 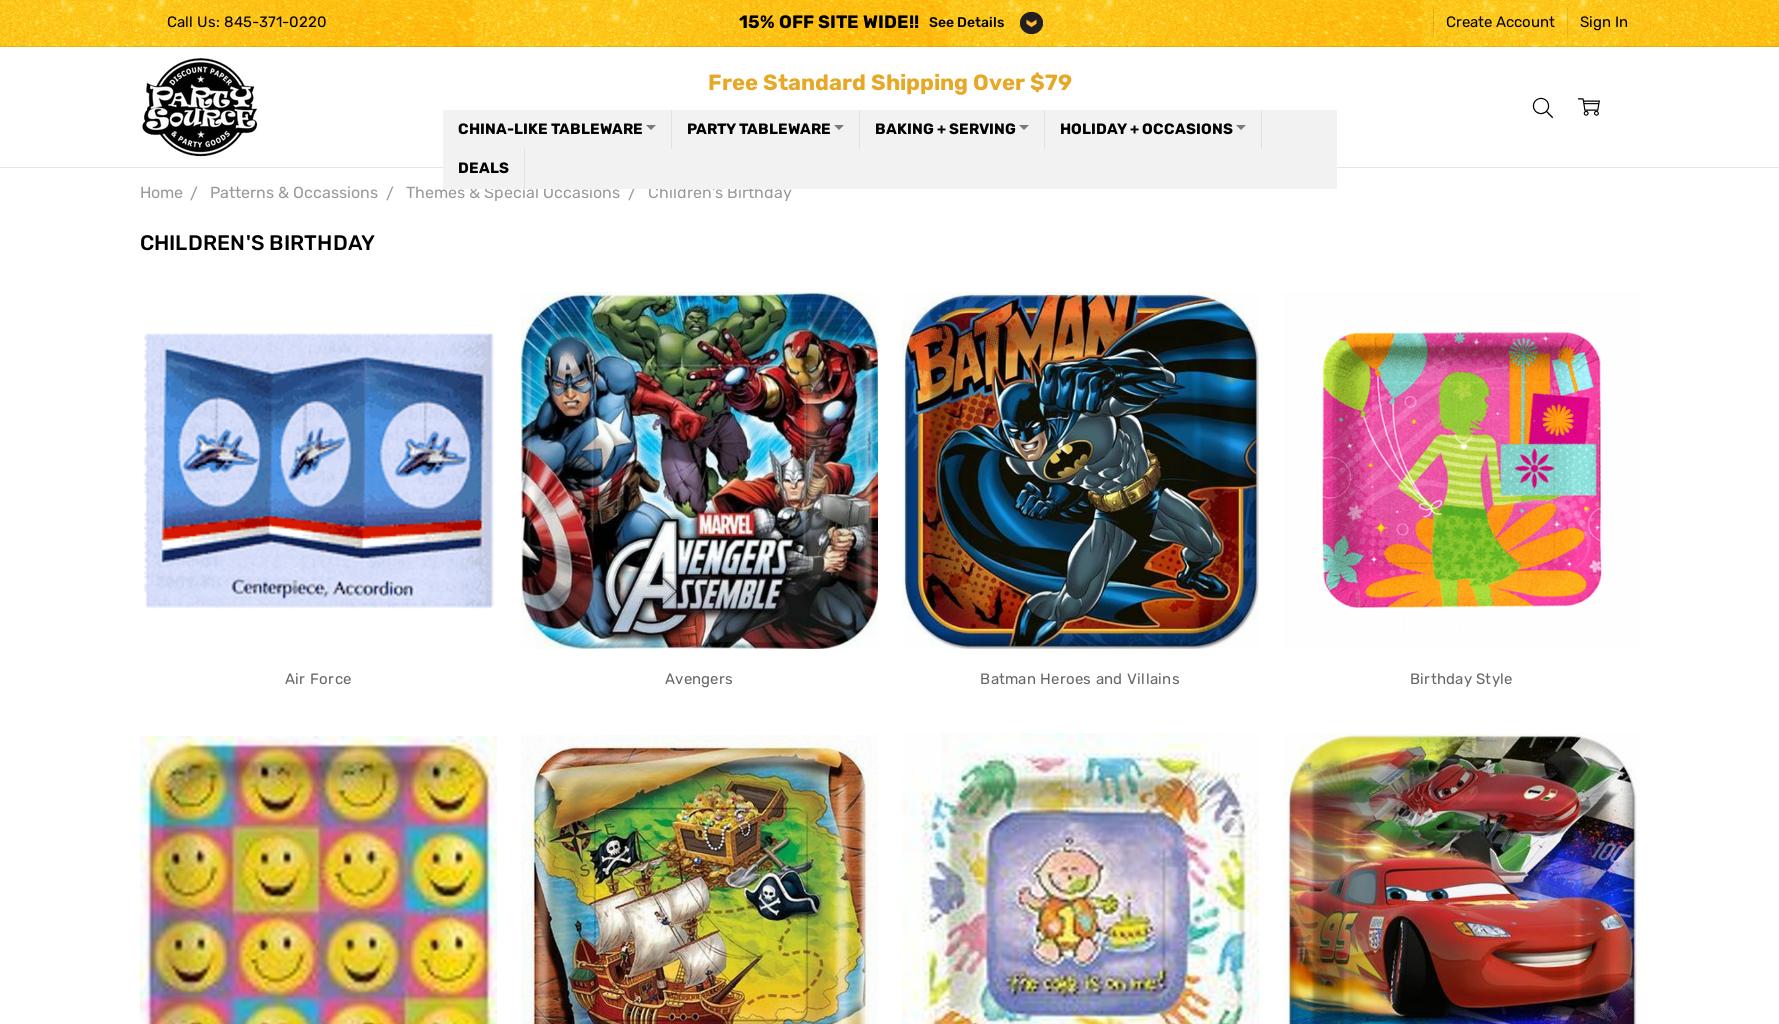 I want to click on 'Call Us: 845-371-0220', so click(x=245, y=20).